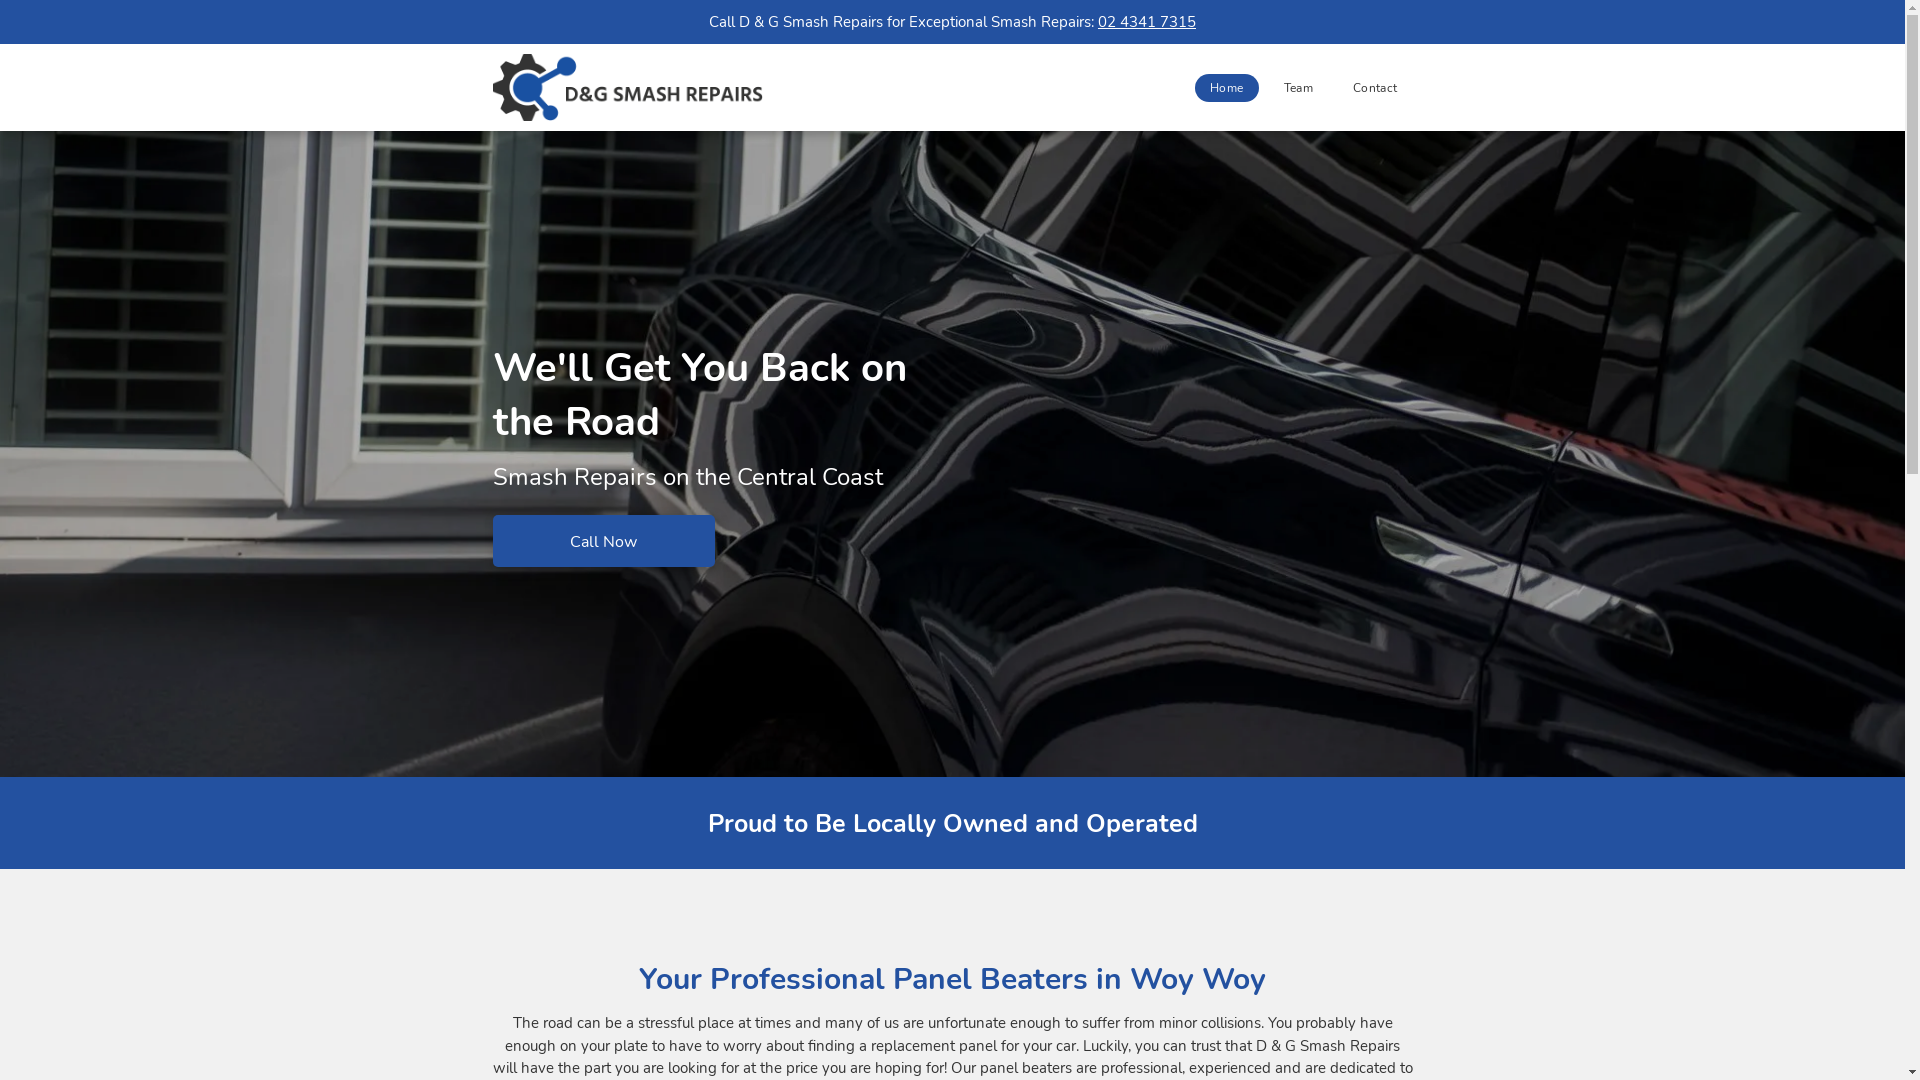 Image resolution: width=1920 pixels, height=1080 pixels. I want to click on 'Home', so click(1225, 87).